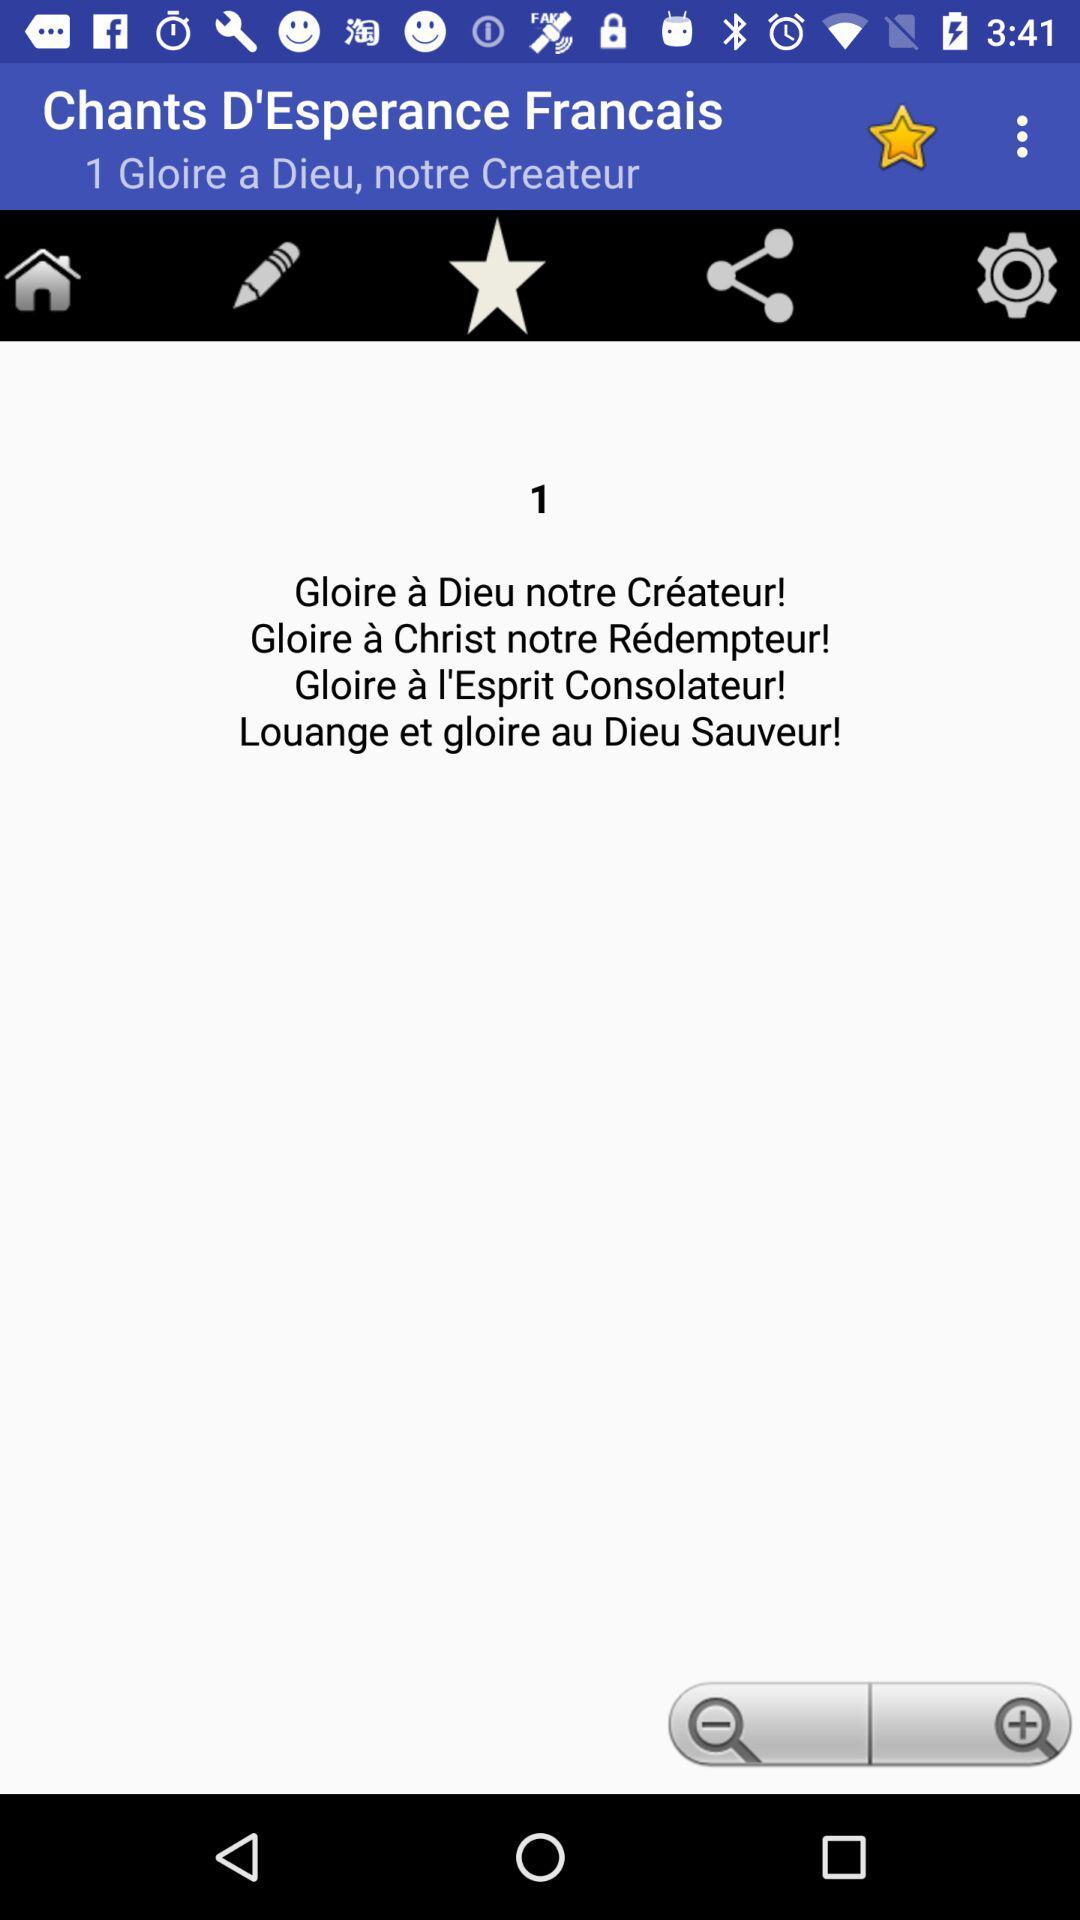 This screenshot has width=1080, height=1920. What do you see at coordinates (496, 274) in the screenshot?
I see `the item below the 1 gloire a item` at bounding box center [496, 274].